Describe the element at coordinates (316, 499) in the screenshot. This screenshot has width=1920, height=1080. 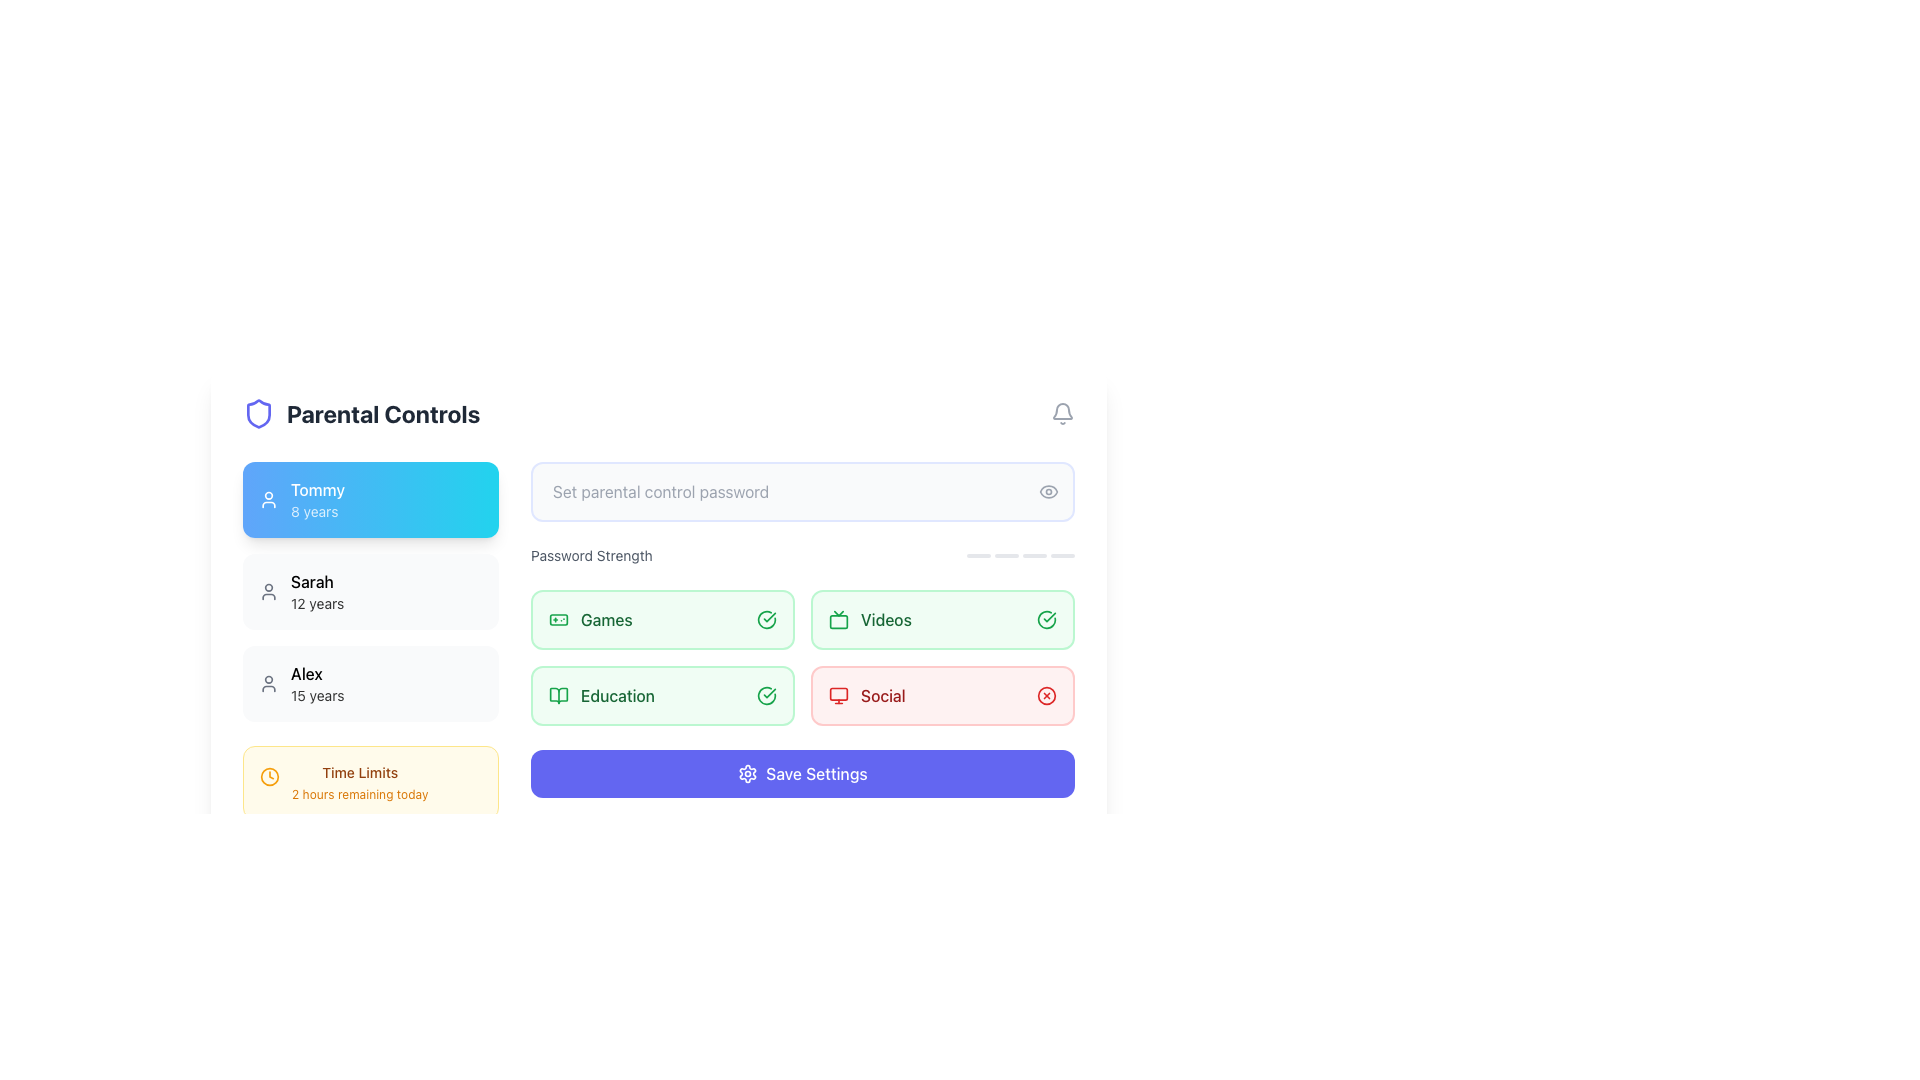
I see `information displayed in the Text label that shows 'Tommy' and '8 years', which is the first item beneath the 'Parental Controls' header` at that location.